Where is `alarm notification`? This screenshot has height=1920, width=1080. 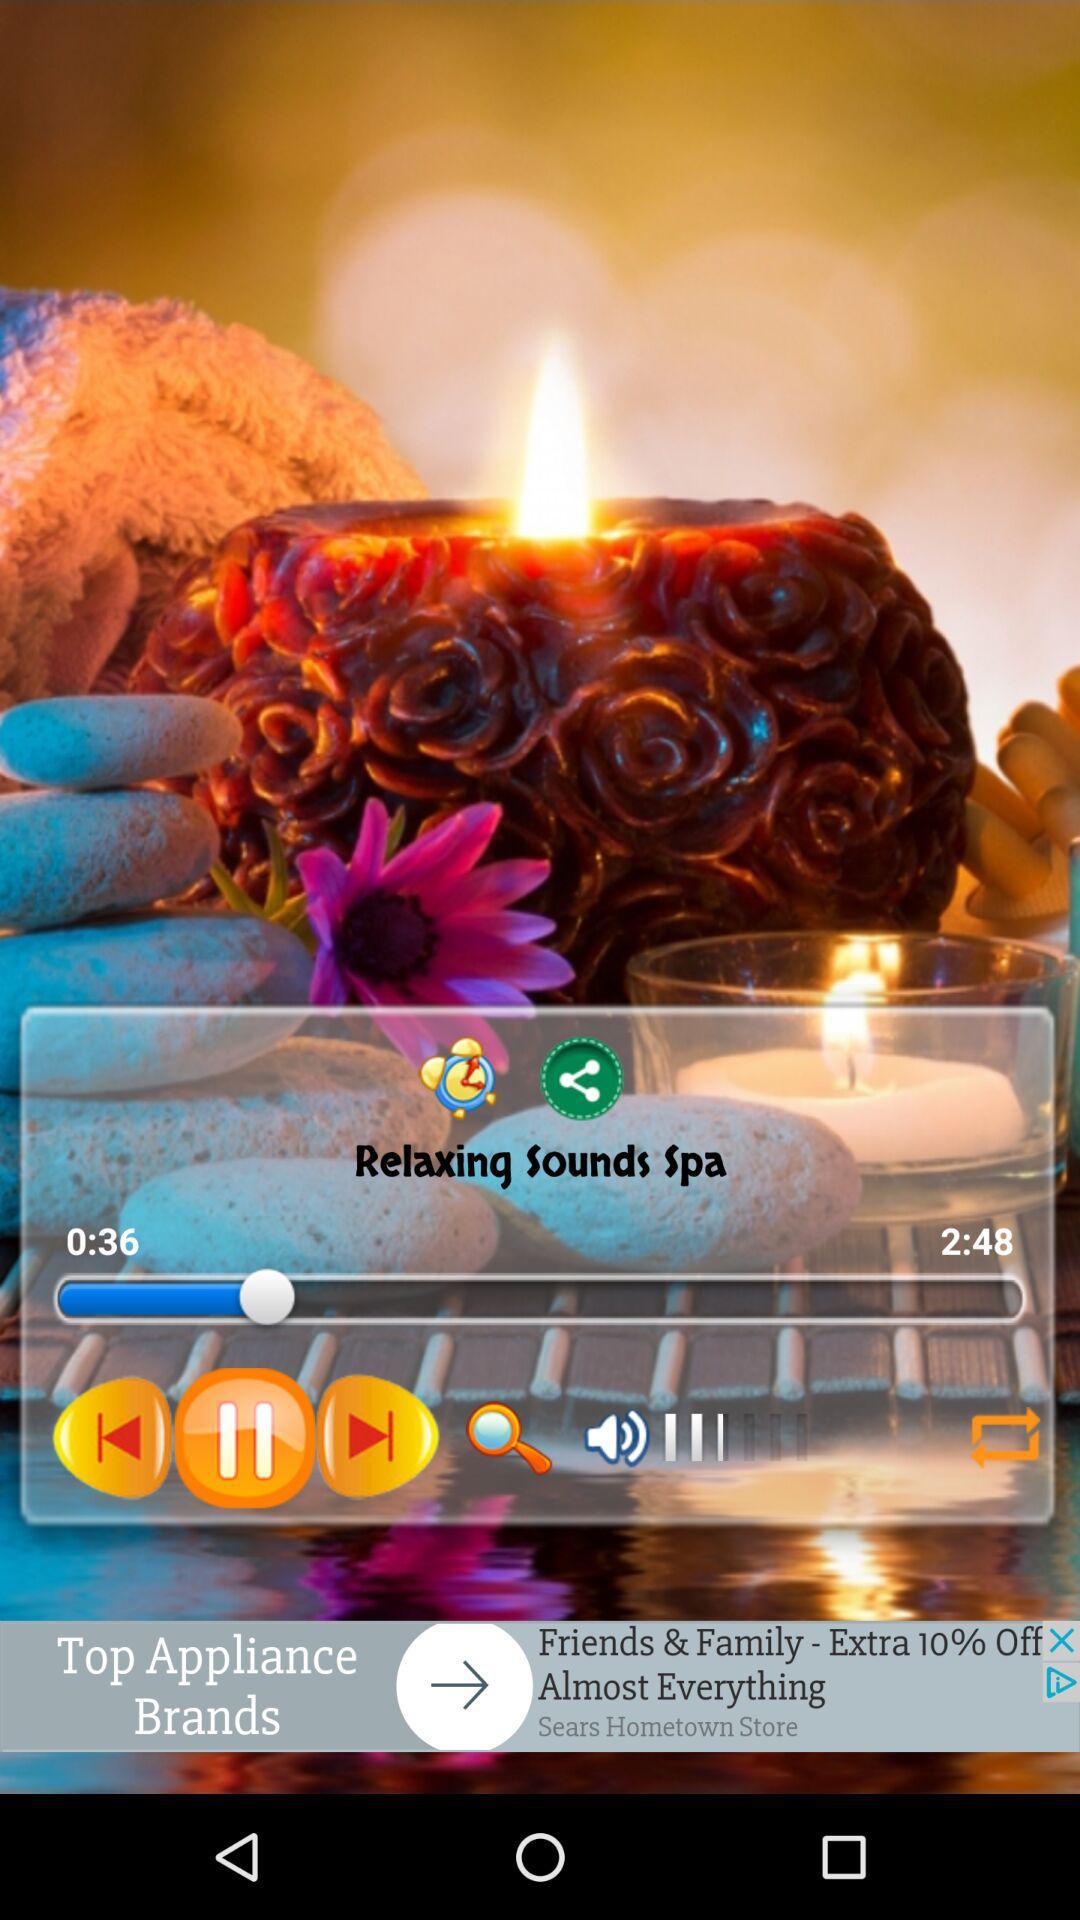 alarm notification is located at coordinates (458, 1077).